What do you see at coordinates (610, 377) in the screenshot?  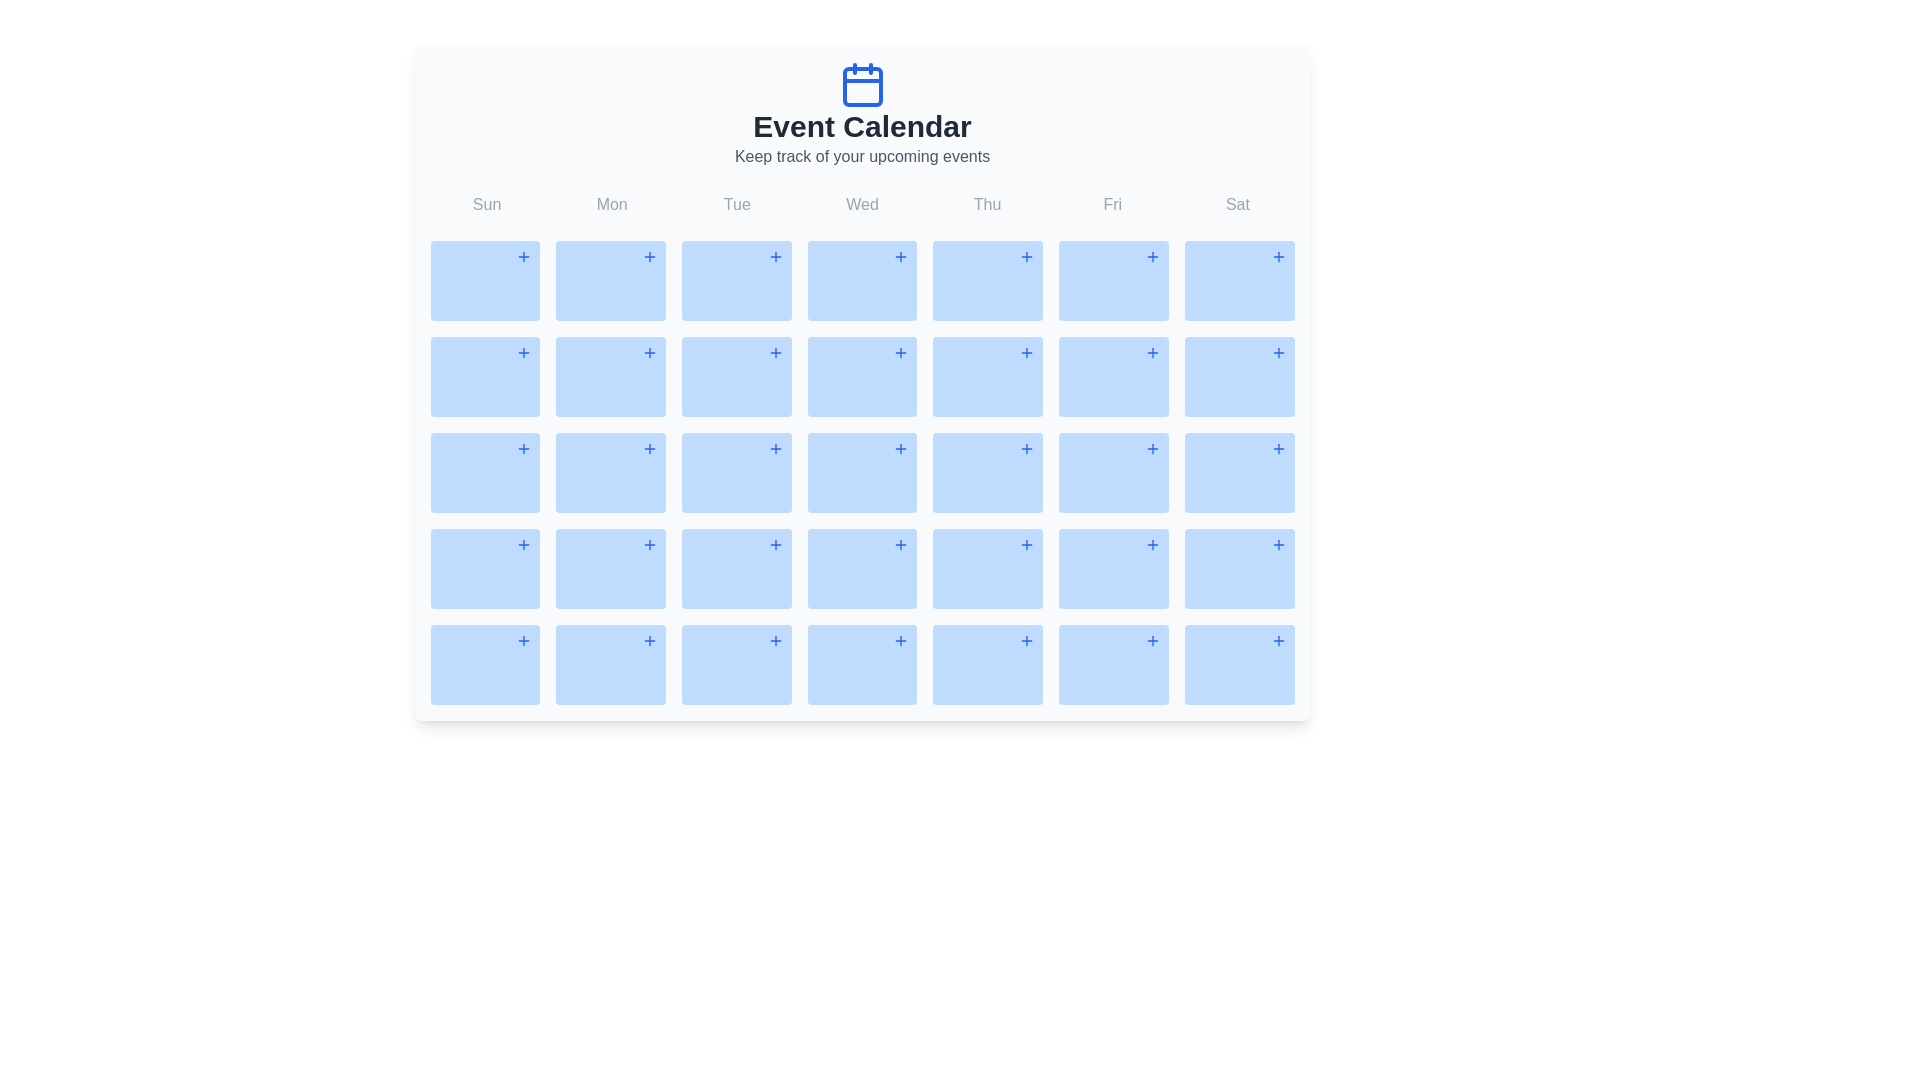 I see `the interactive calendar cell with a light blue background and a '+' symbol in the top-right corner` at bounding box center [610, 377].